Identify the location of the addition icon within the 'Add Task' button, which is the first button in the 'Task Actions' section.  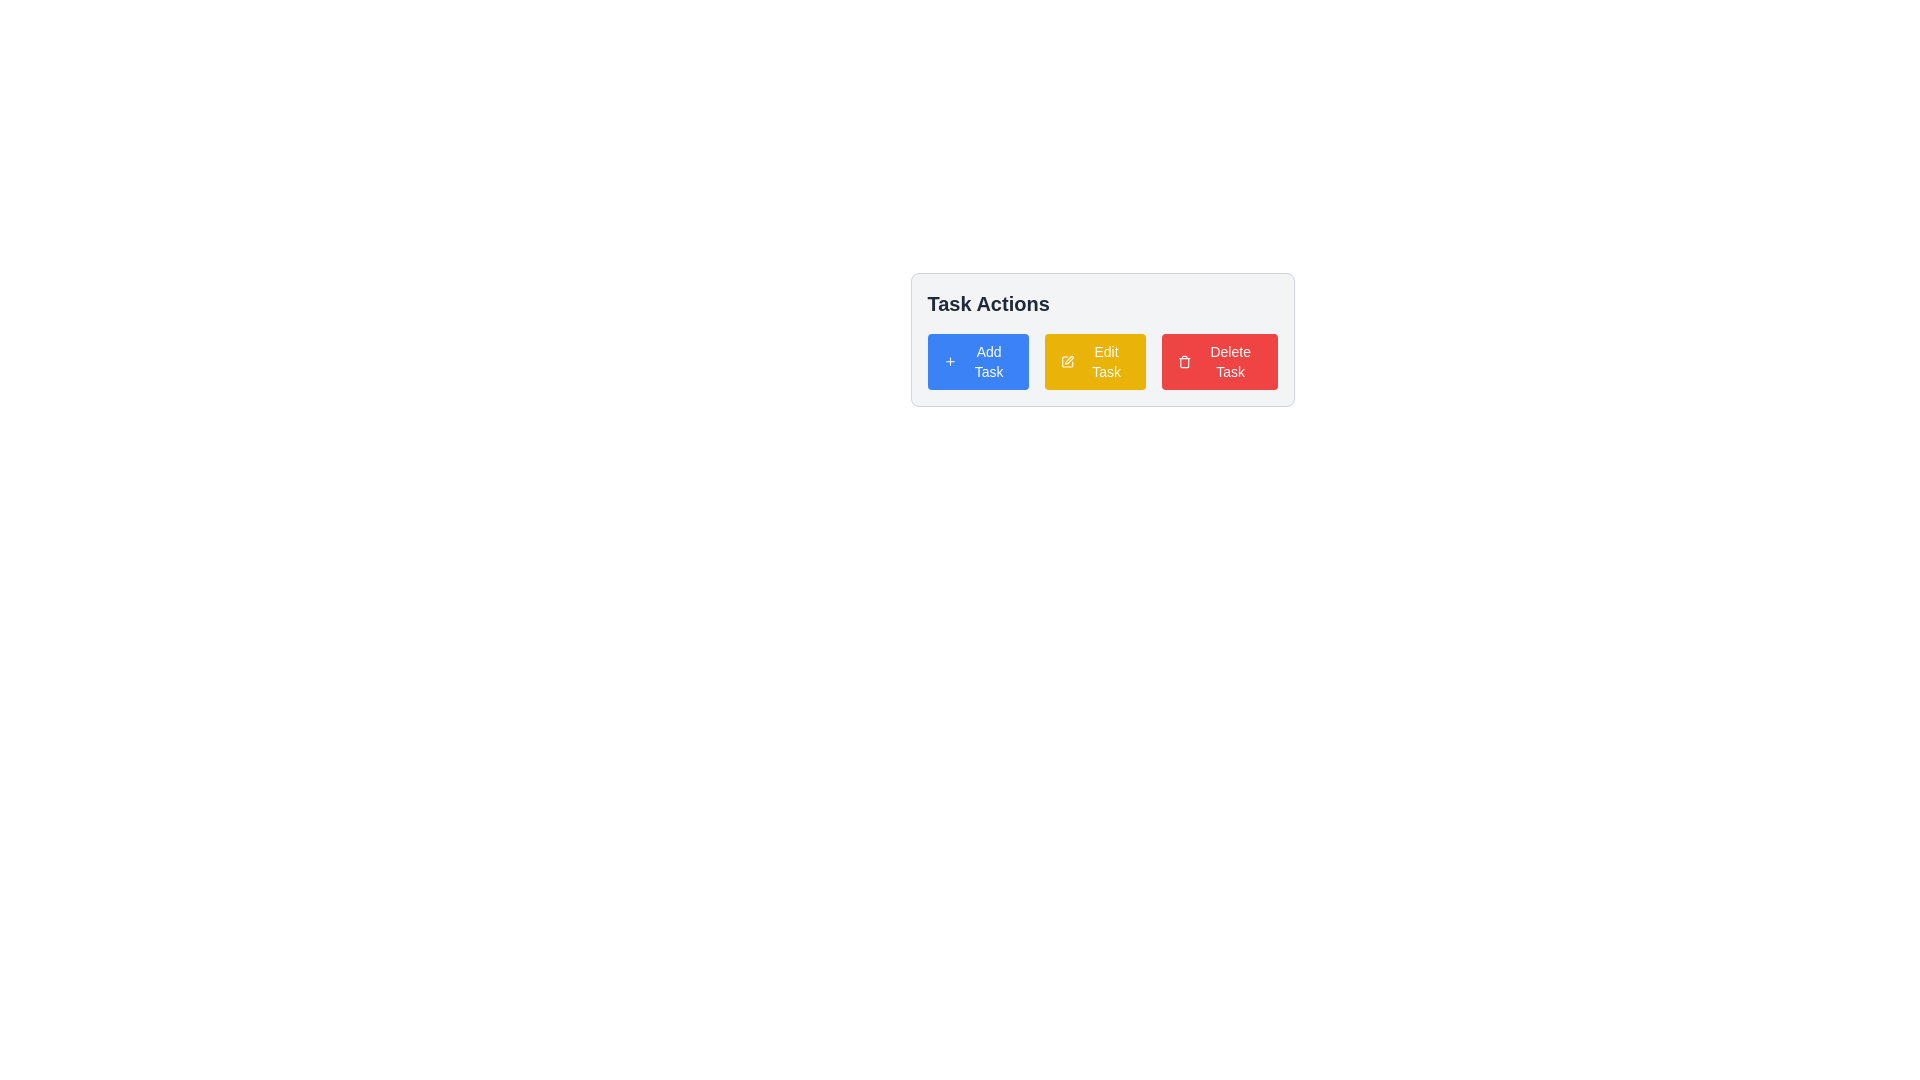
(949, 362).